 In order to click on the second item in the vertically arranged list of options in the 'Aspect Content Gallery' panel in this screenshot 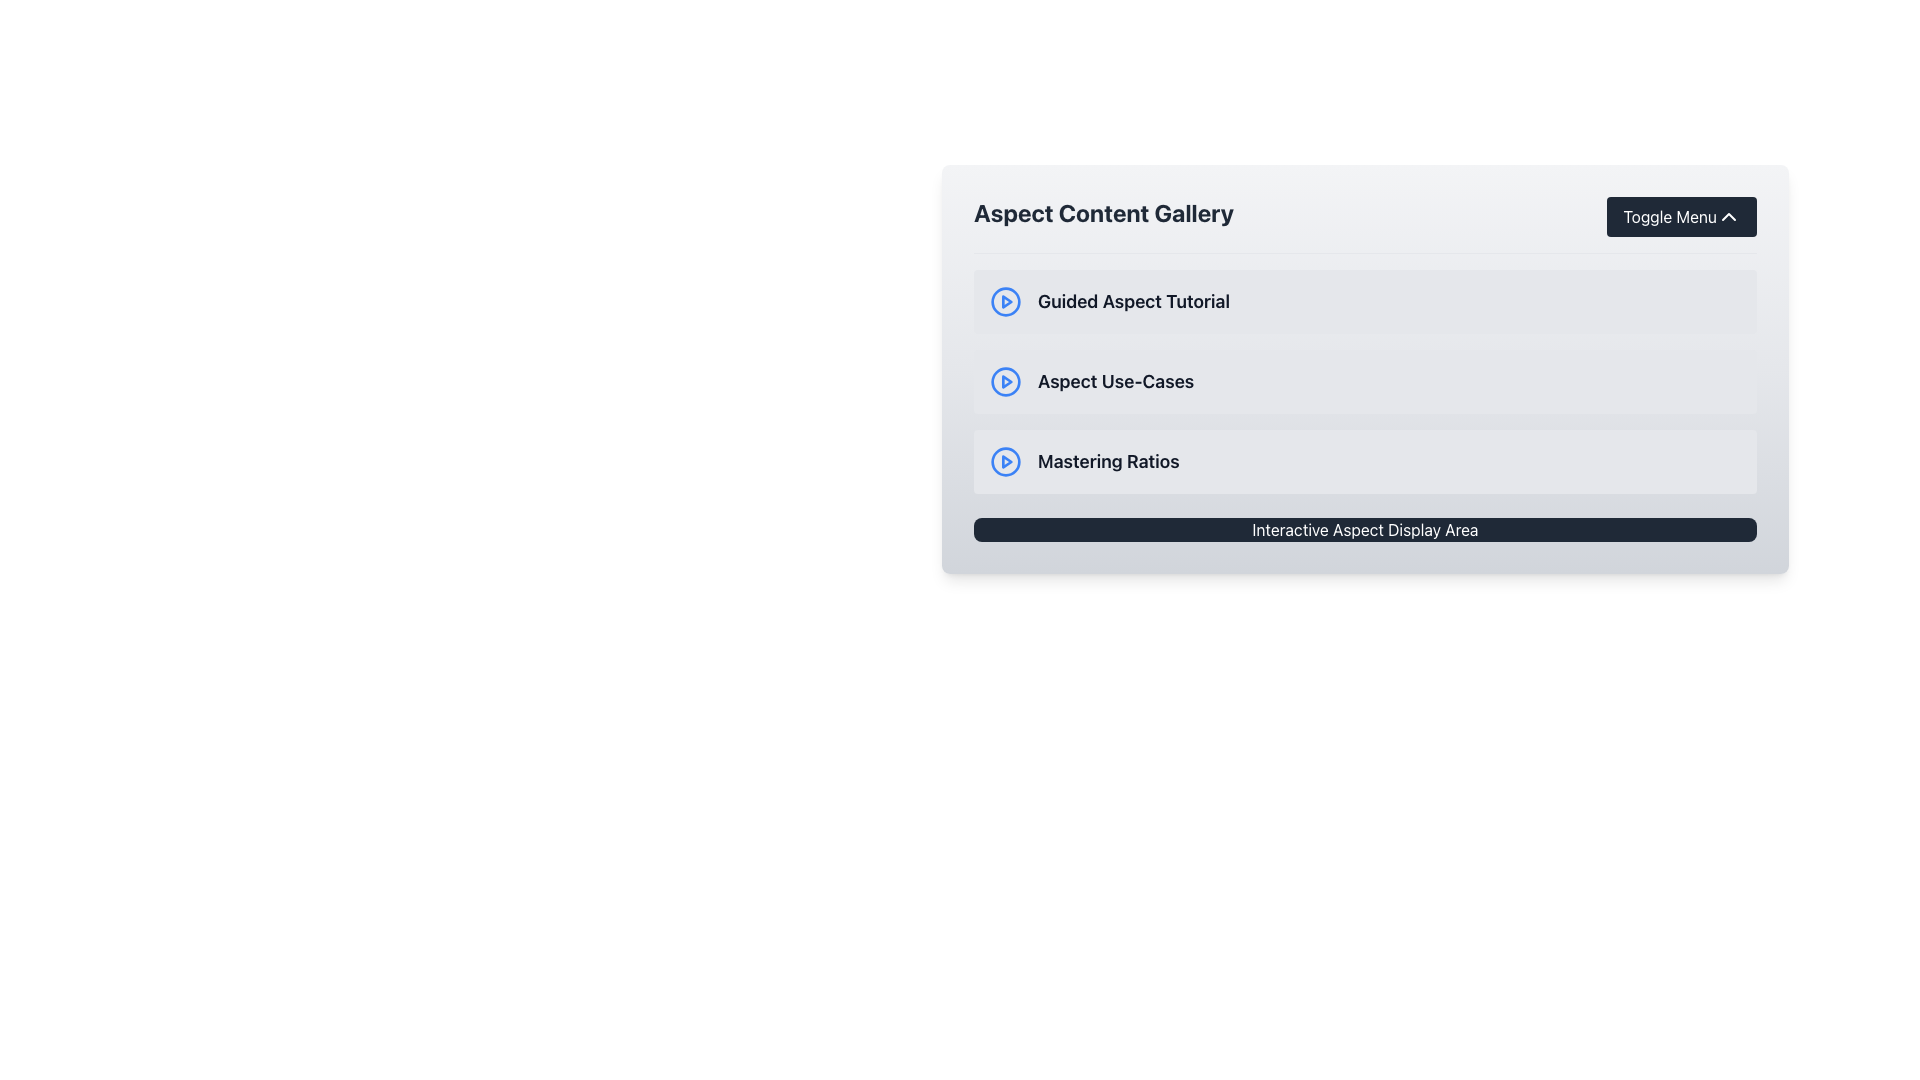, I will do `click(1364, 381)`.